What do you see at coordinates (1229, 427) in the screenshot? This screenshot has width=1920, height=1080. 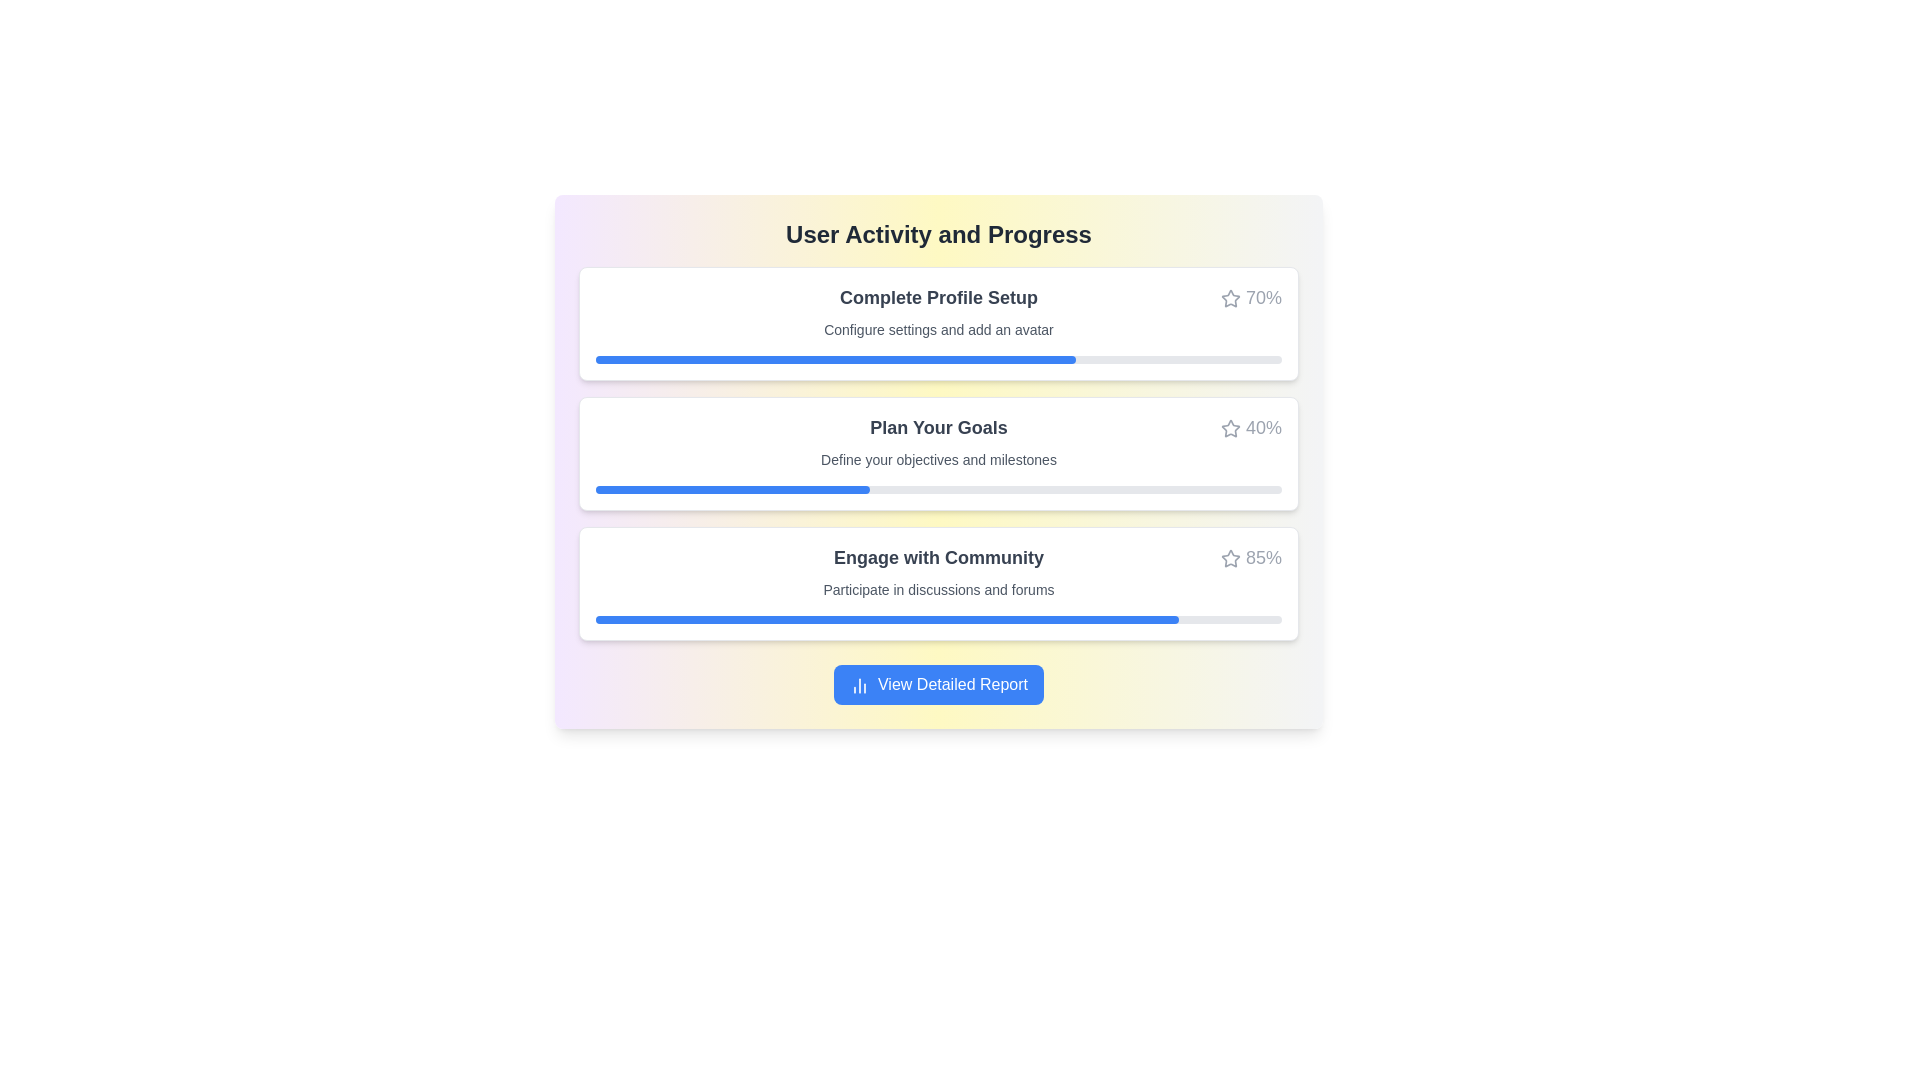 I see `the star-shaped graphic icon with a gray stroke, located to the right of the 'Plan Your Goals' progress bar in the second row of the activity panel` at bounding box center [1229, 427].